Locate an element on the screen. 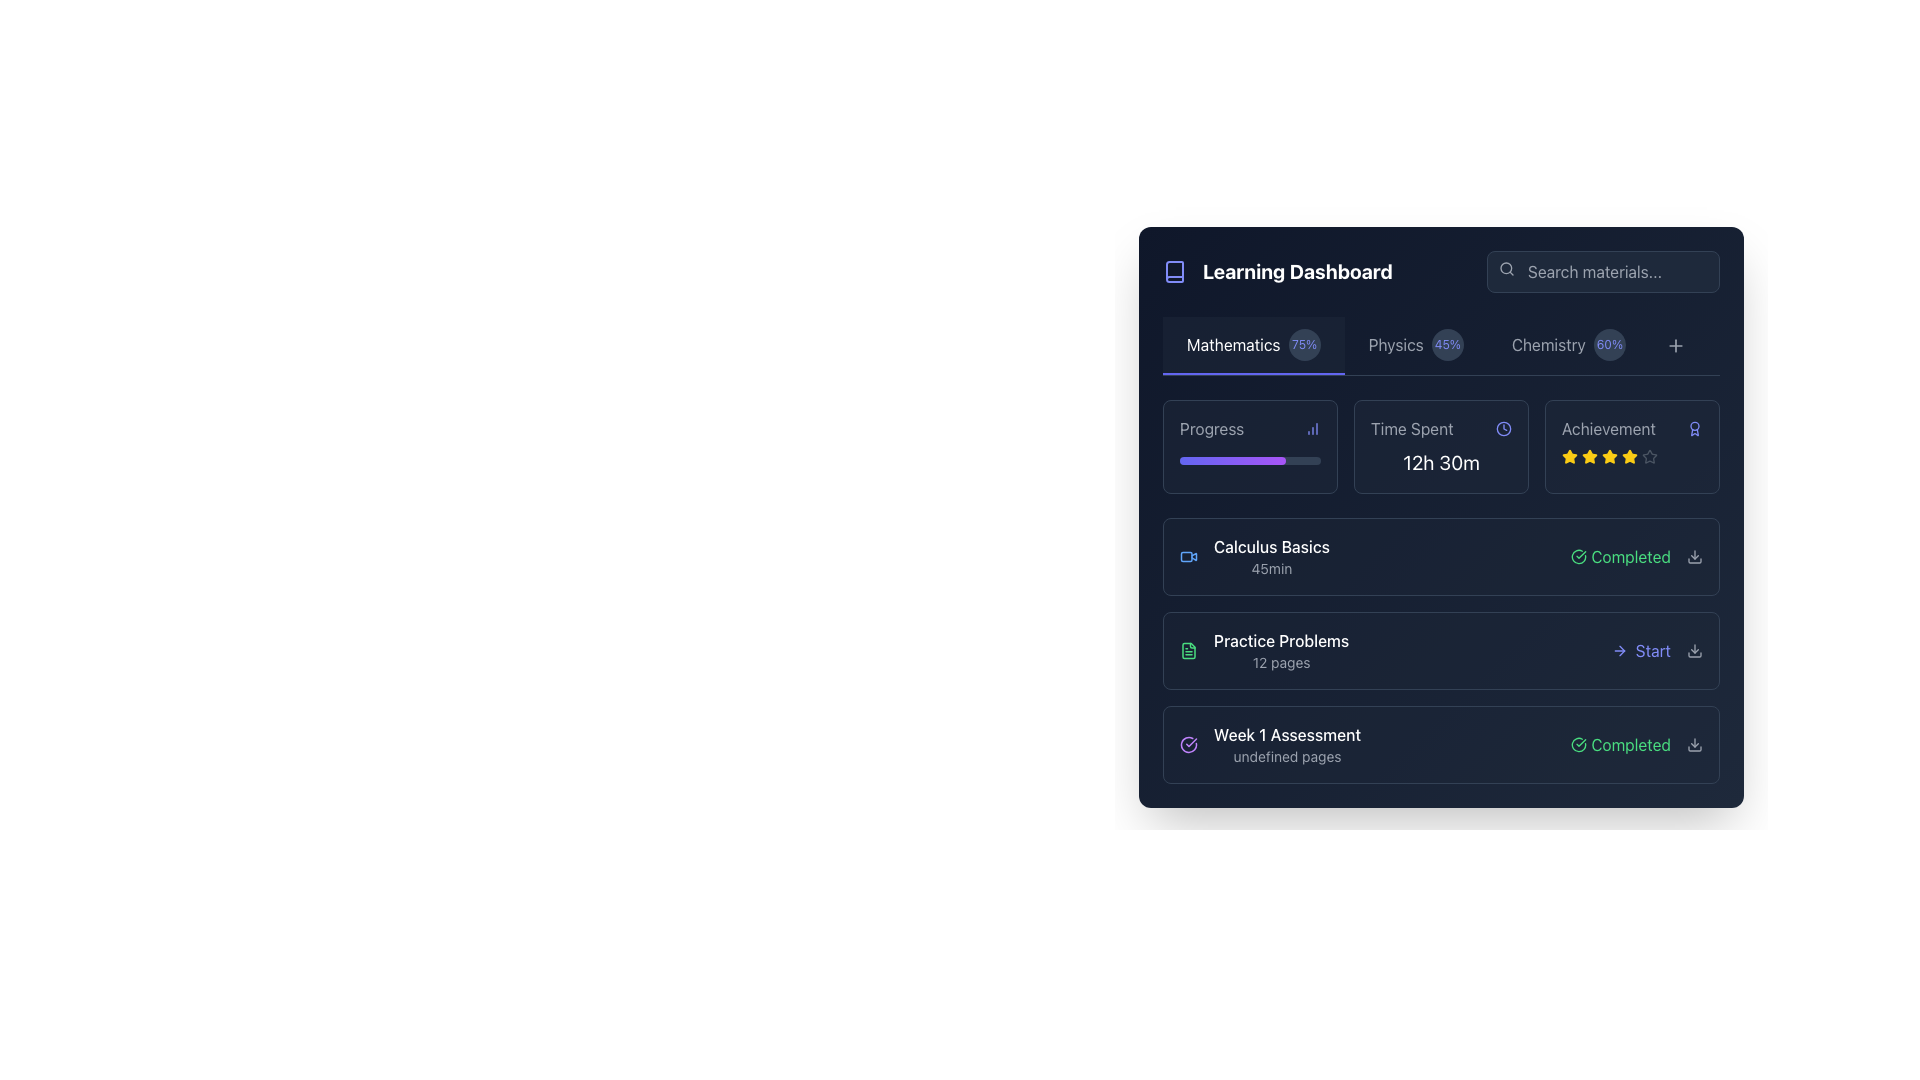 This screenshot has width=1920, height=1080. the 'Chemistry' text label, which is the third item in a horizontal list of topics is located at coordinates (1547, 343).